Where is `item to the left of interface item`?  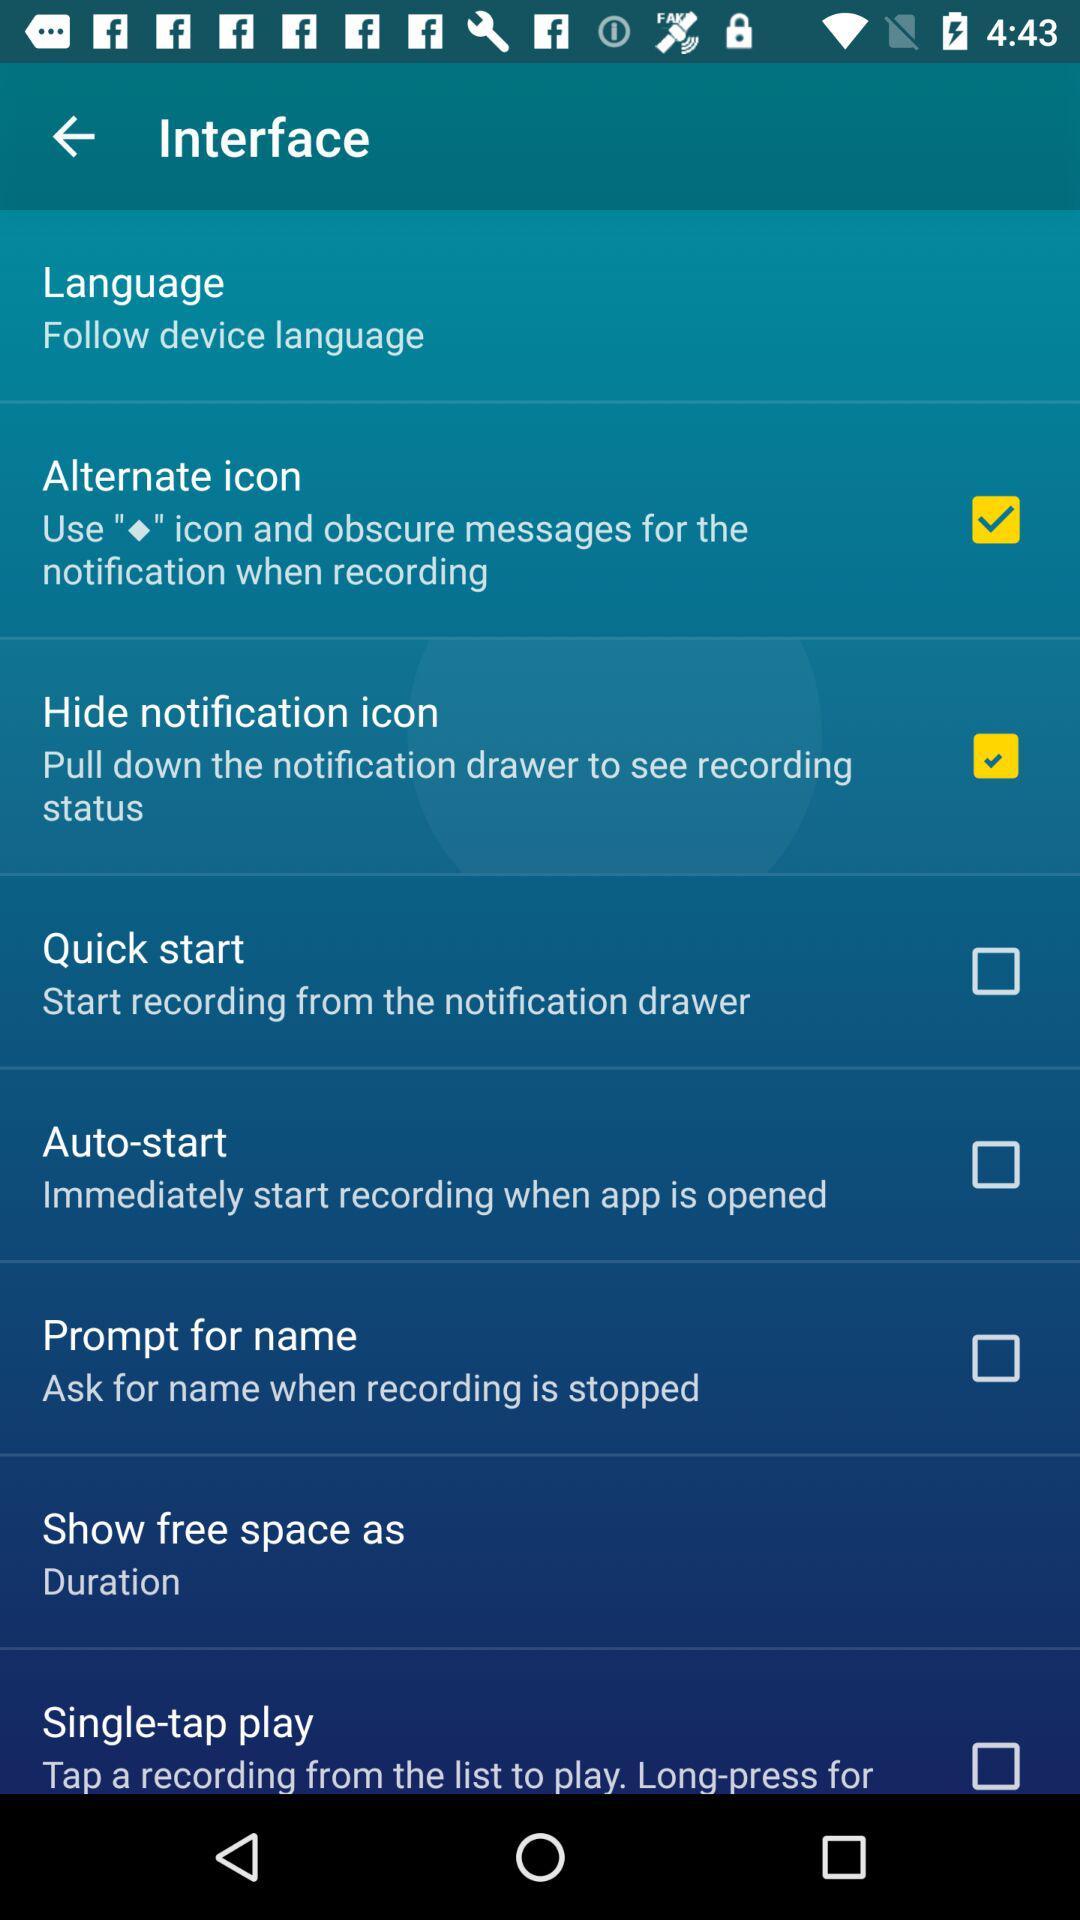
item to the left of interface item is located at coordinates (72, 135).